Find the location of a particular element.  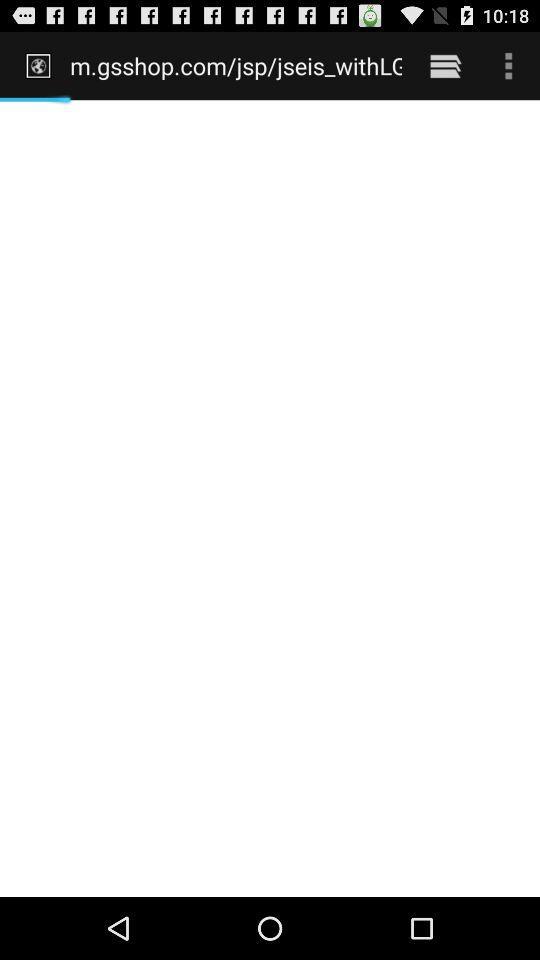

m gsshop com item is located at coordinates (235, 65).